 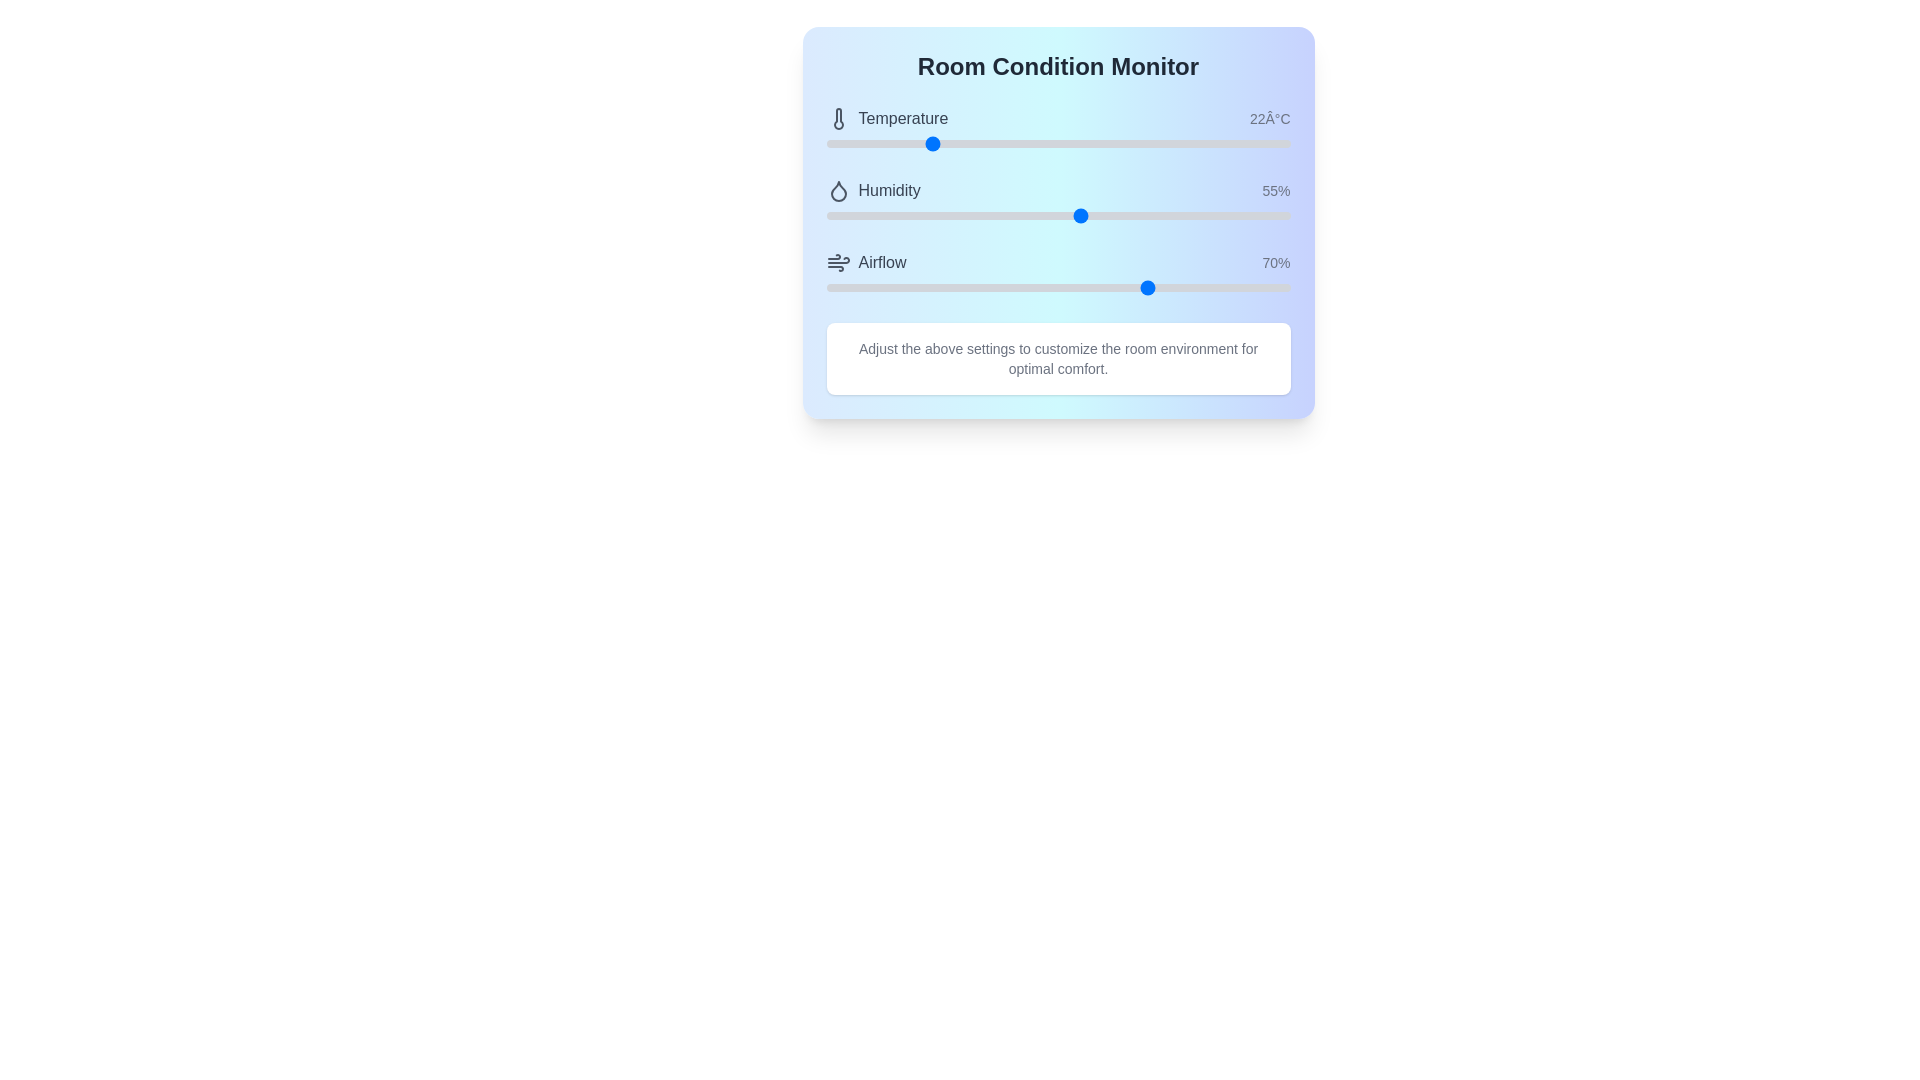 I want to click on text displayed in the label showing 'Airflow', which is located to the right of a wind icon and above a horizontal marker, so click(x=881, y=261).